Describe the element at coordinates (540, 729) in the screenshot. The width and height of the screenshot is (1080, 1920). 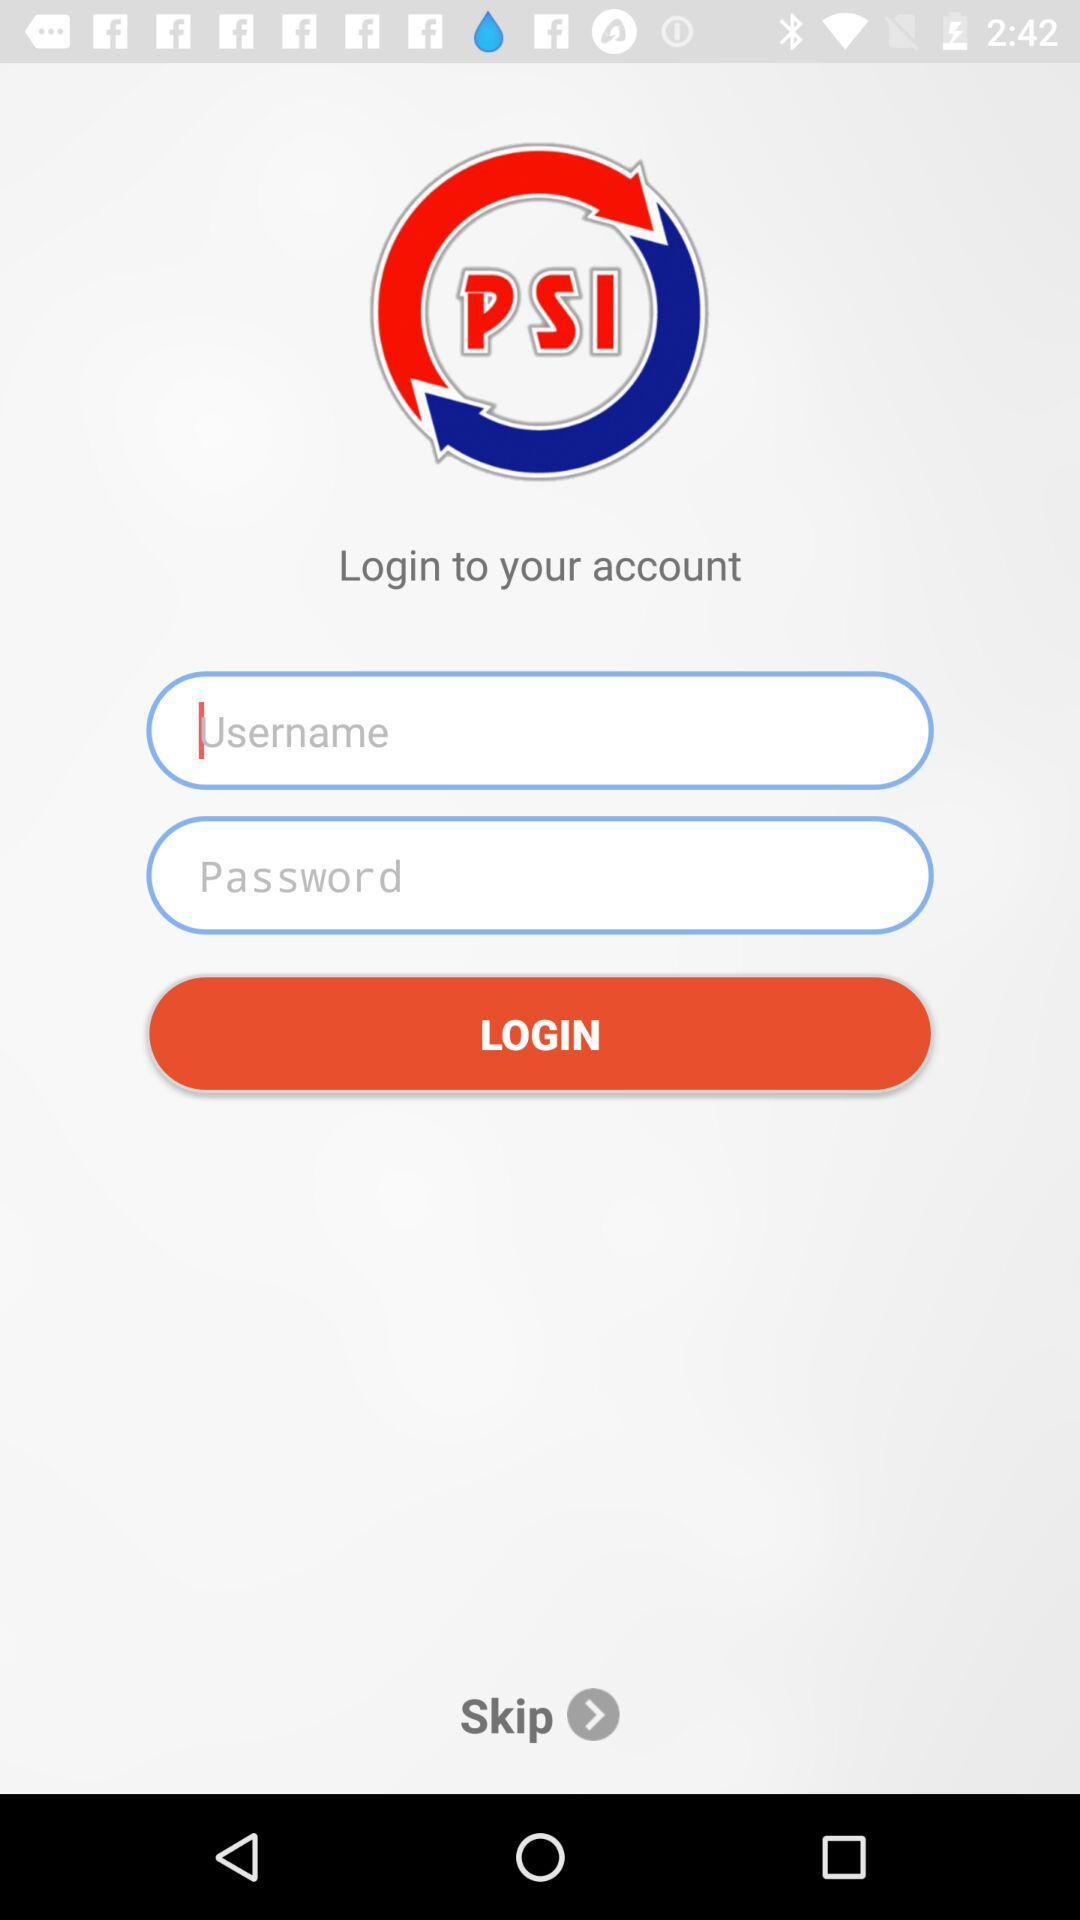
I see `the icon below login to your icon` at that location.